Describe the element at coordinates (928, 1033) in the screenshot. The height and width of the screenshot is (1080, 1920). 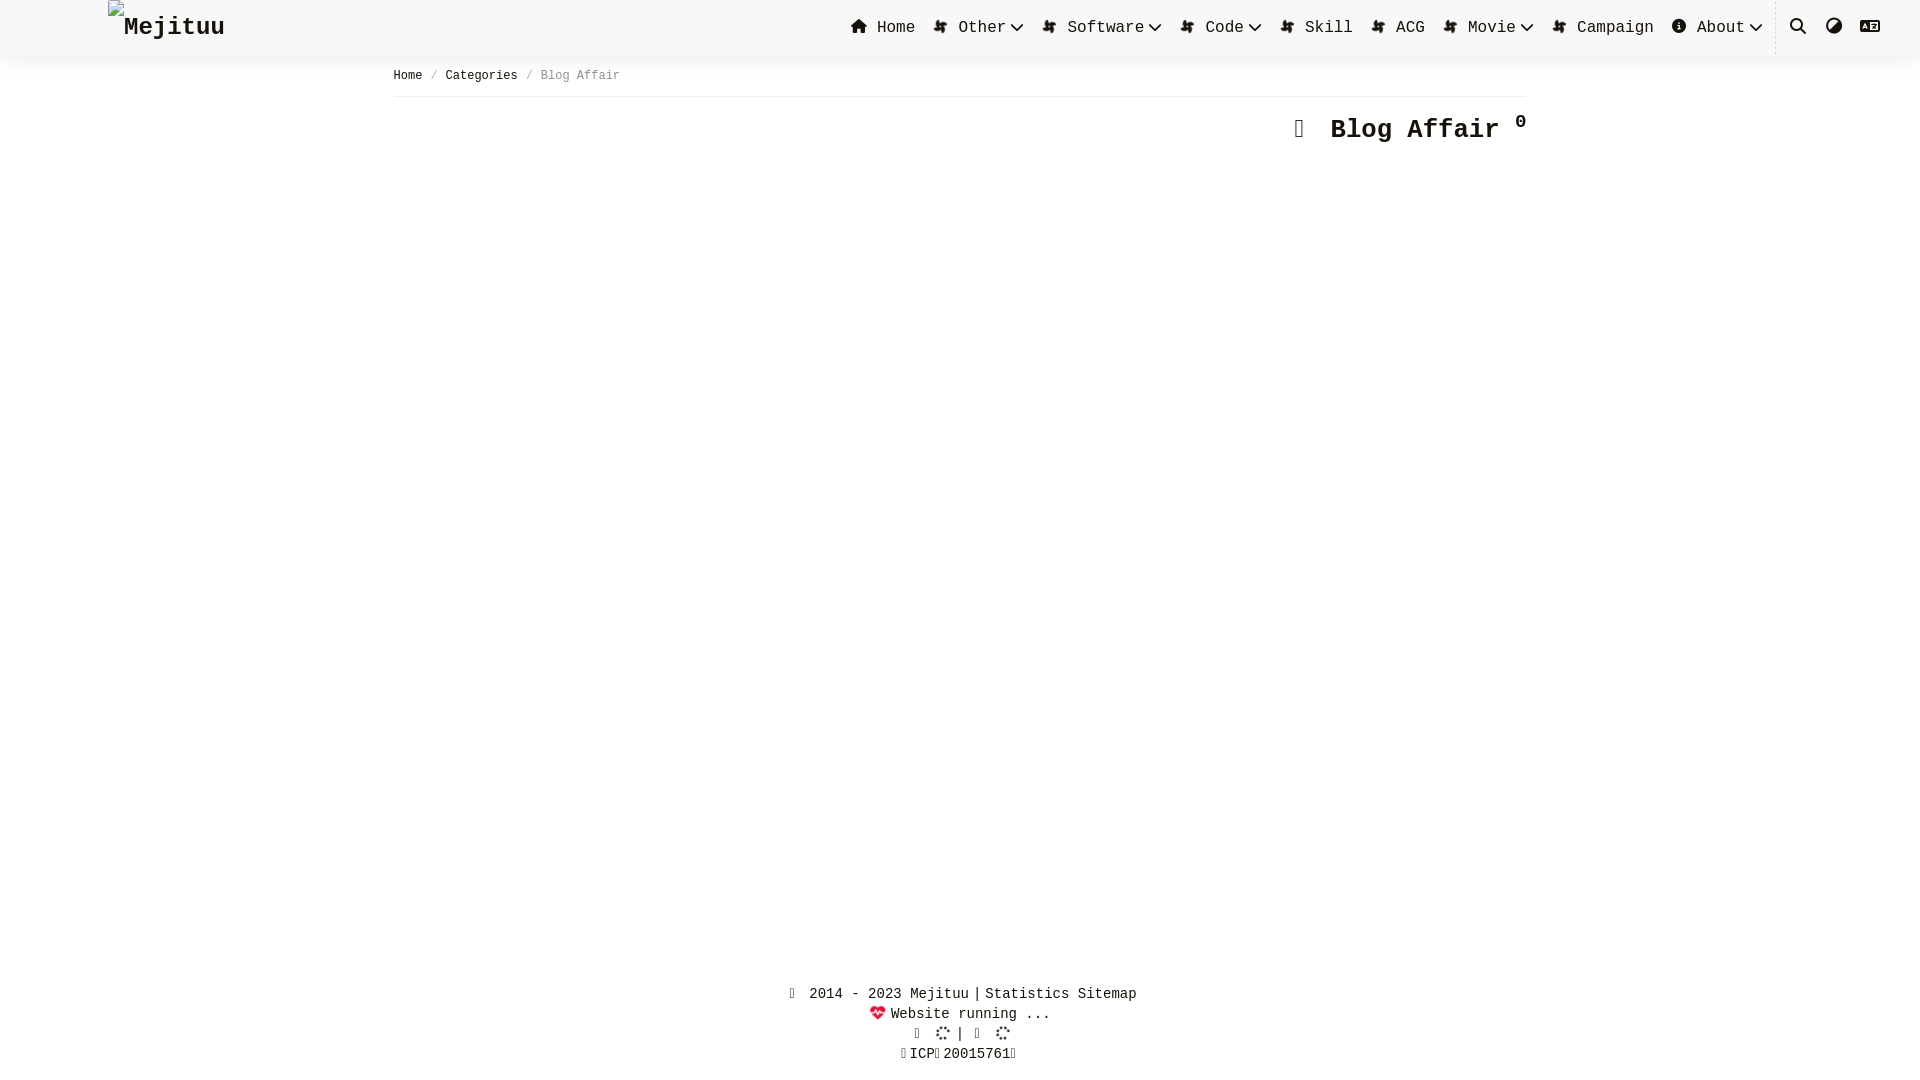
I see `'Total visitors'` at that location.